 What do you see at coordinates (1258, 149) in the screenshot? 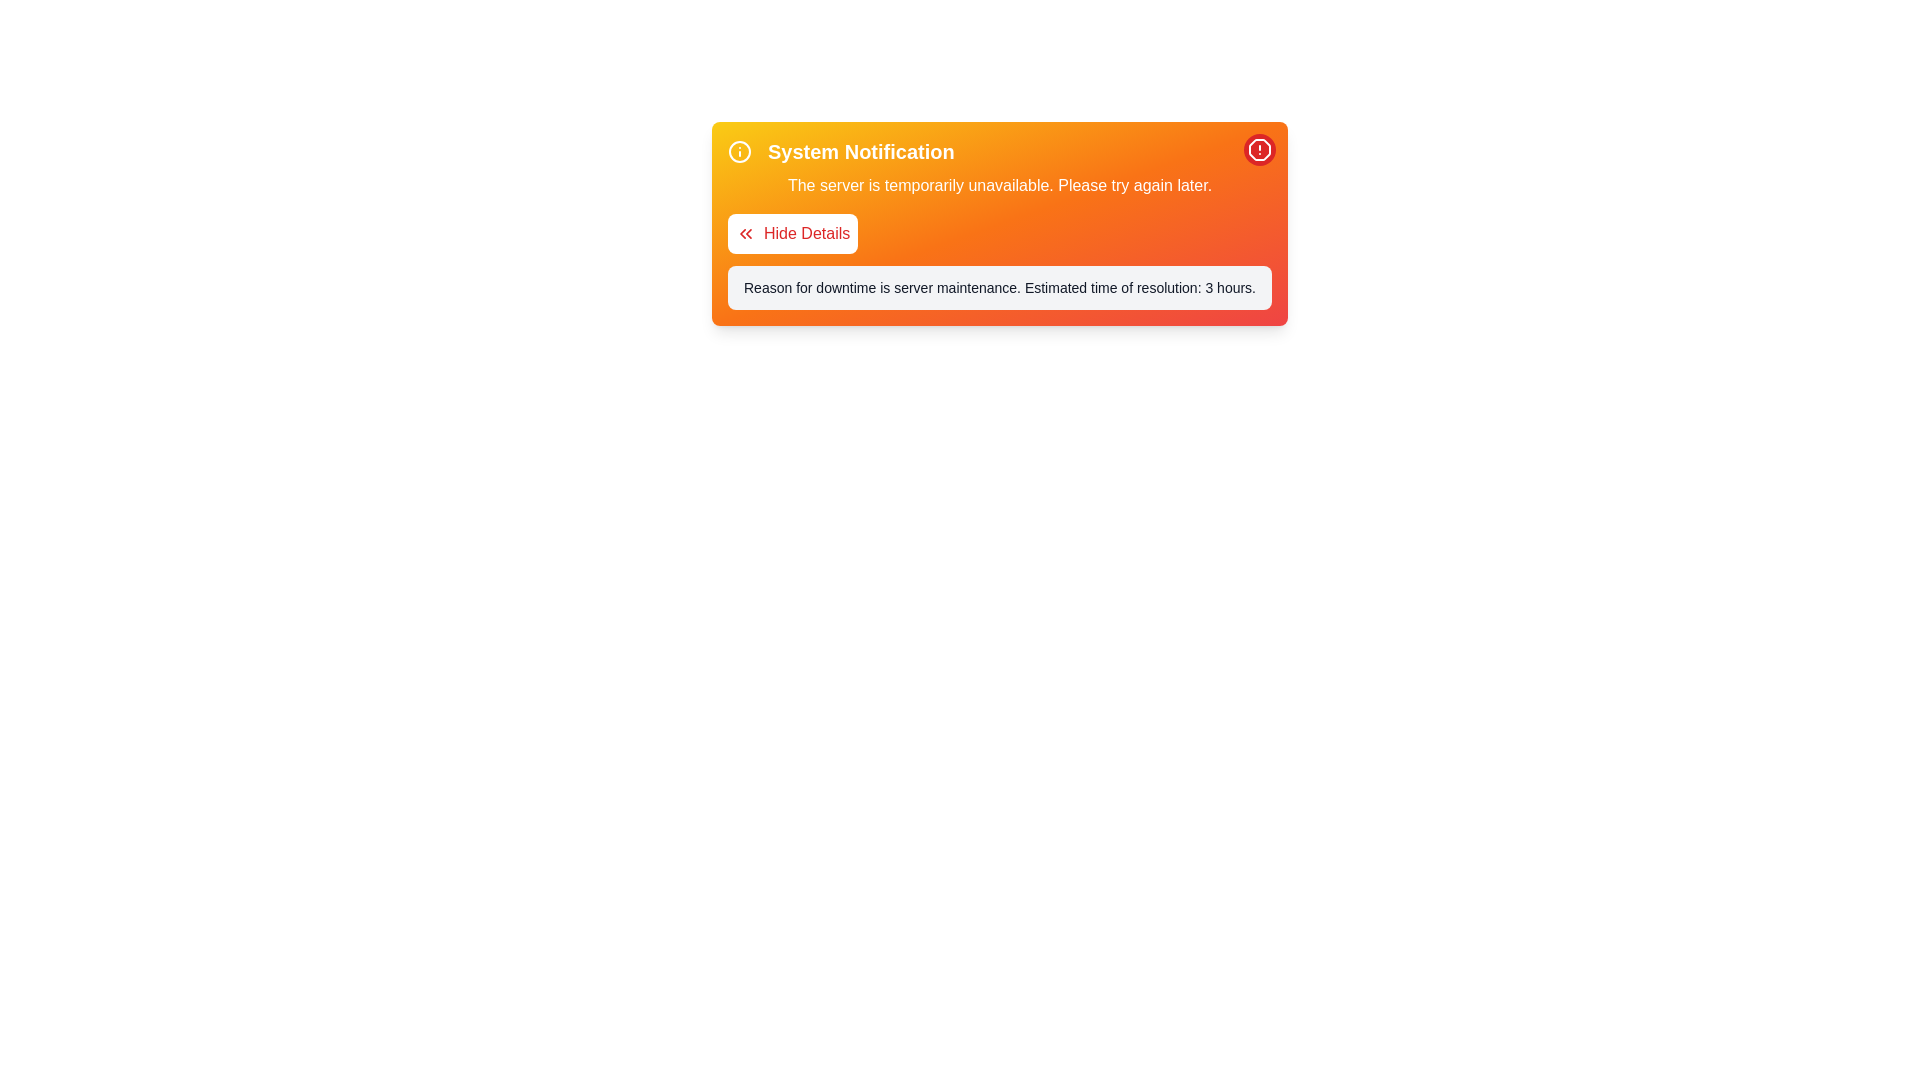
I see `close button located at the top-right corner of the notification` at bounding box center [1258, 149].